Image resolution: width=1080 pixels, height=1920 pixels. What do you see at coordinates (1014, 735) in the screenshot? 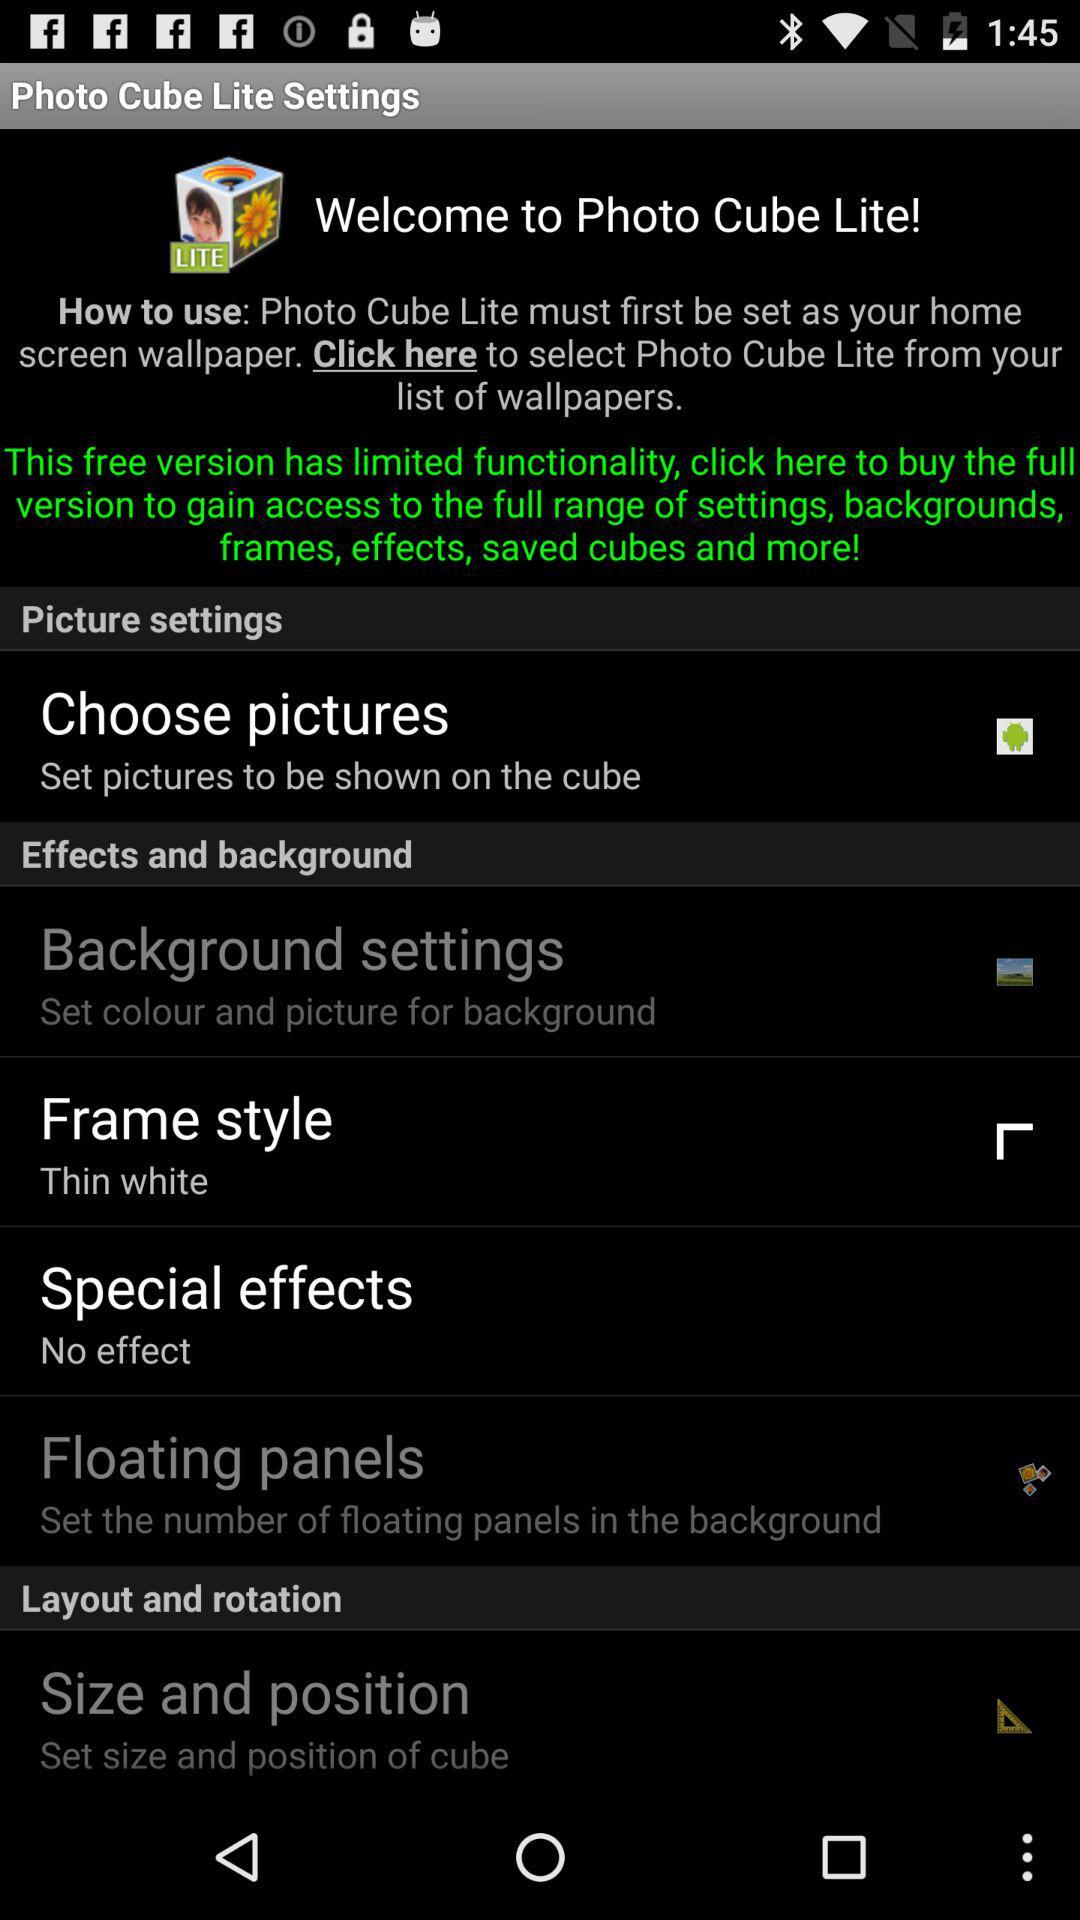
I see `the icon above effects and background item` at bounding box center [1014, 735].